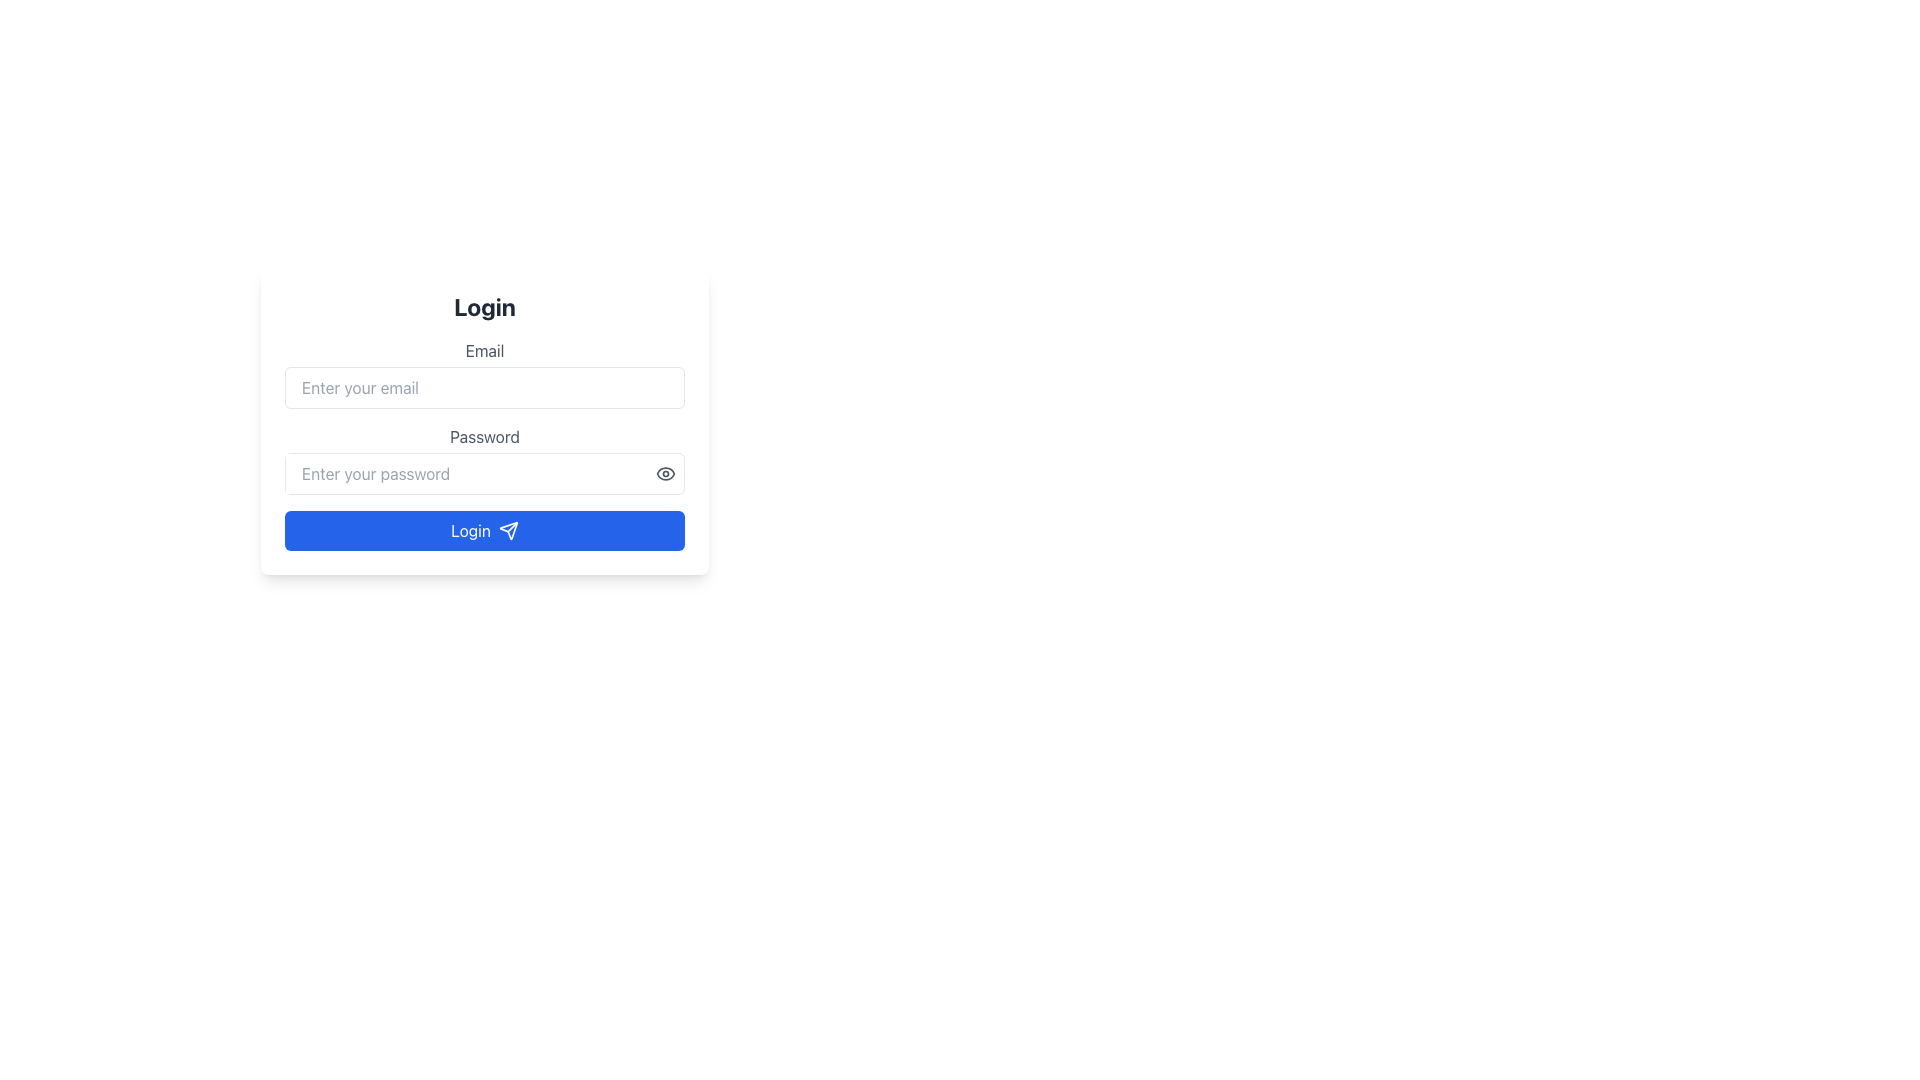 Image resolution: width=1920 pixels, height=1080 pixels. I want to click on the paper airplane icon, which is white against a blue background, located to the right of the 'Login' button, so click(508, 530).